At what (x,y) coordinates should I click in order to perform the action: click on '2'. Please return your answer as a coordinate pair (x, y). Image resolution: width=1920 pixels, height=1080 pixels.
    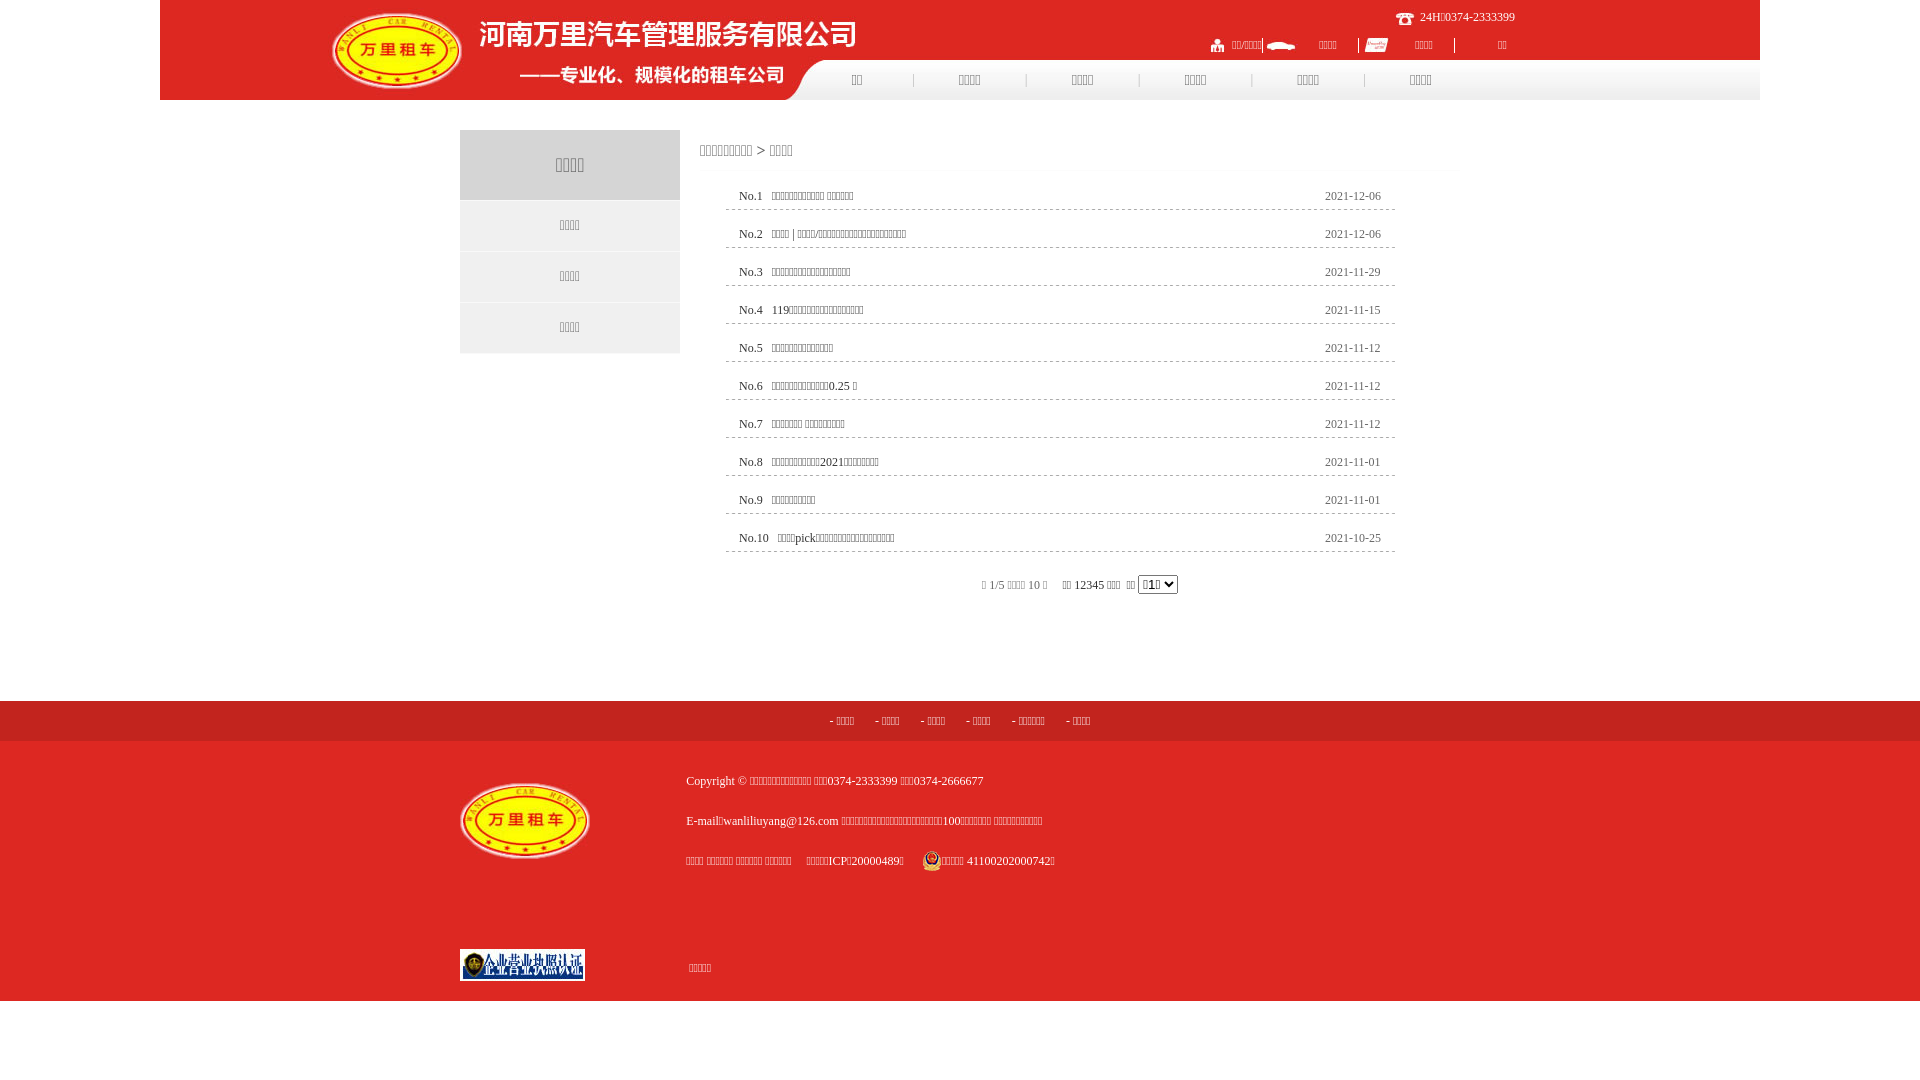
    Looking at the image, I should click on (1079, 585).